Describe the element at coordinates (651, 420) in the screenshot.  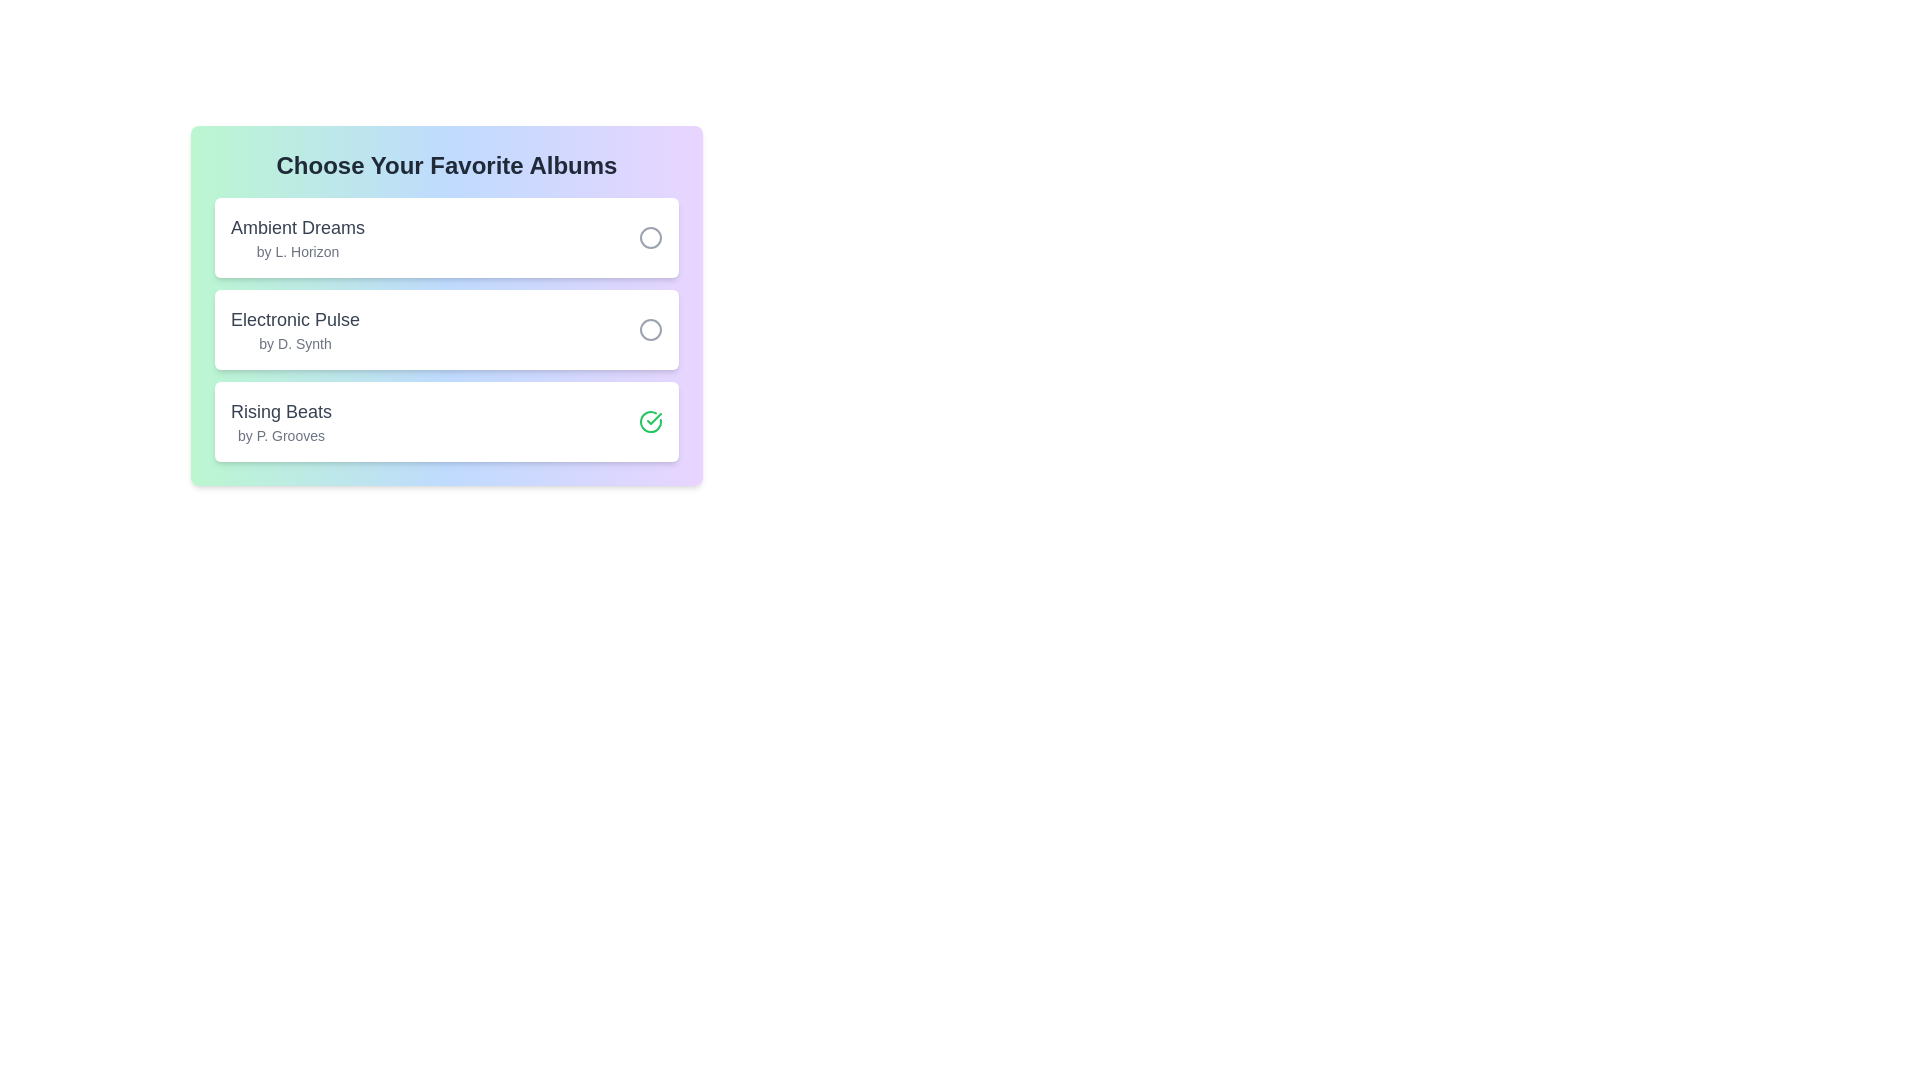
I see `the album Rising Beats` at that location.